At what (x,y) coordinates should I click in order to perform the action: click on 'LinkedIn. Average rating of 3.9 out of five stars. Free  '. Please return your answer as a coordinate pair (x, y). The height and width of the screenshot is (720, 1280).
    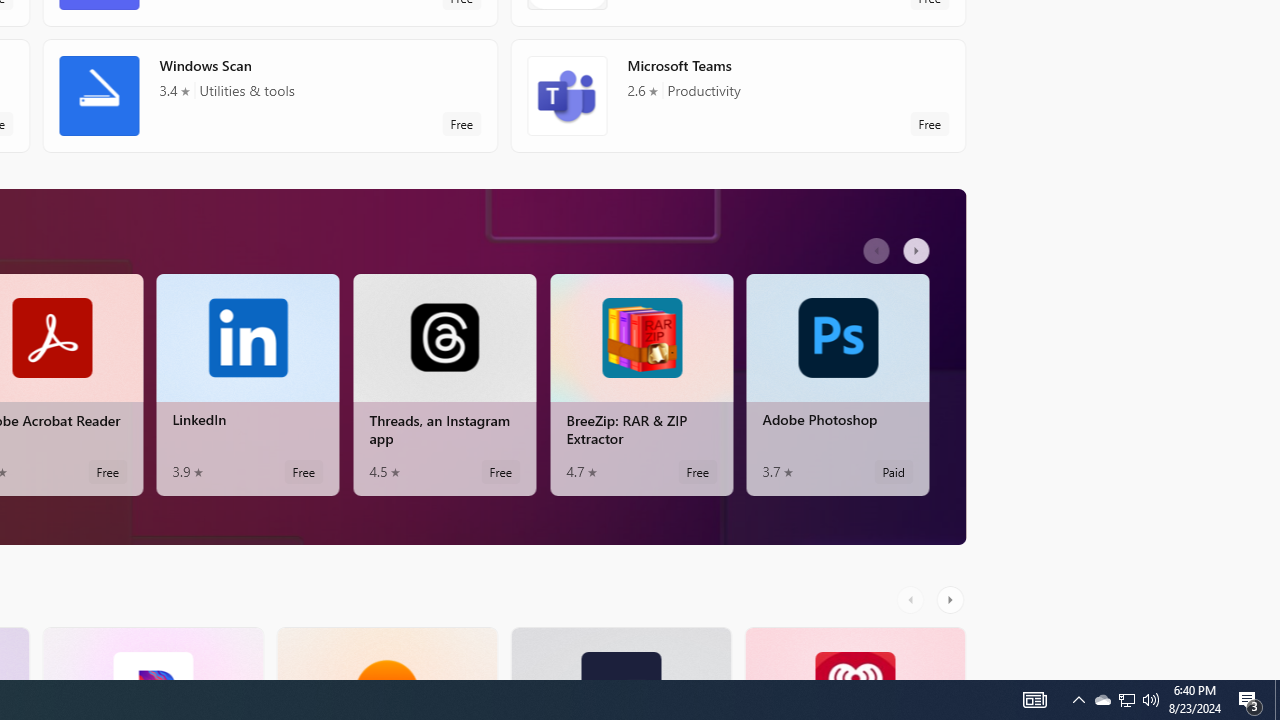
    Looking at the image, I should click on (246, 384).